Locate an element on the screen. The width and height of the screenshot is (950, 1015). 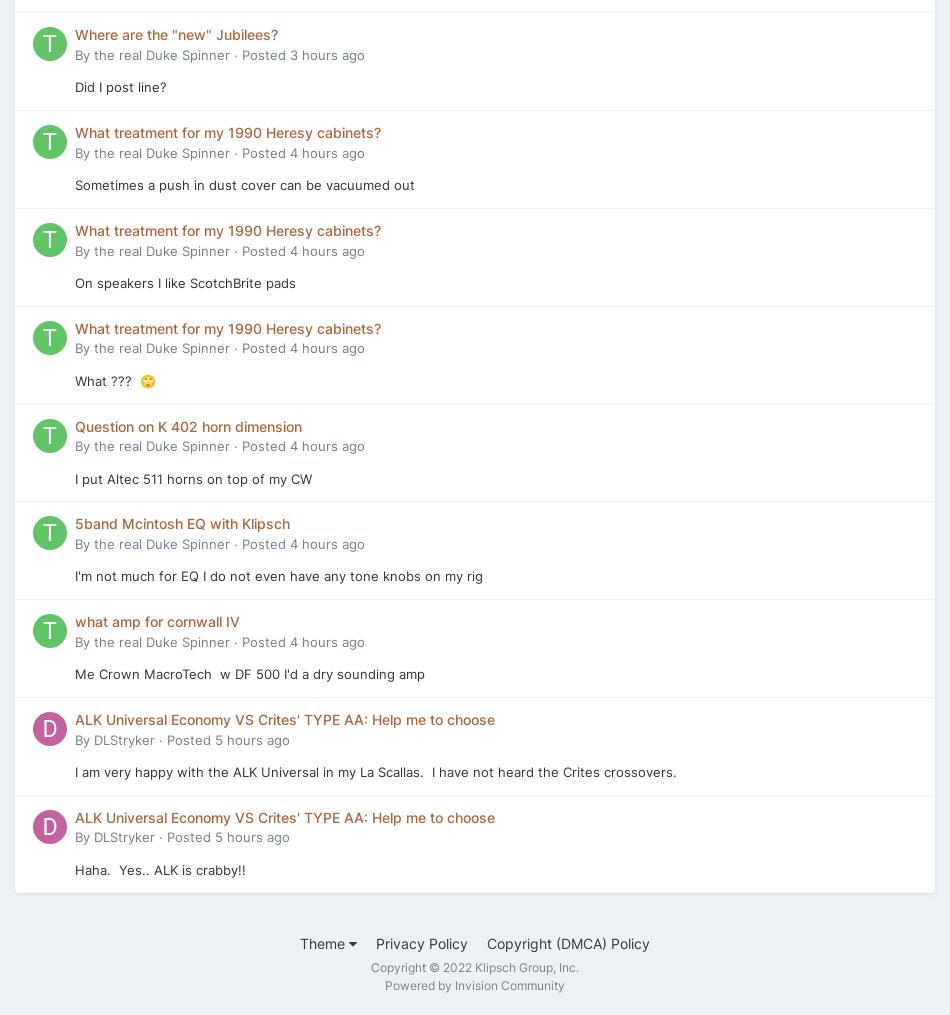
'Did I post line?' is located at coordinates (121, 86).